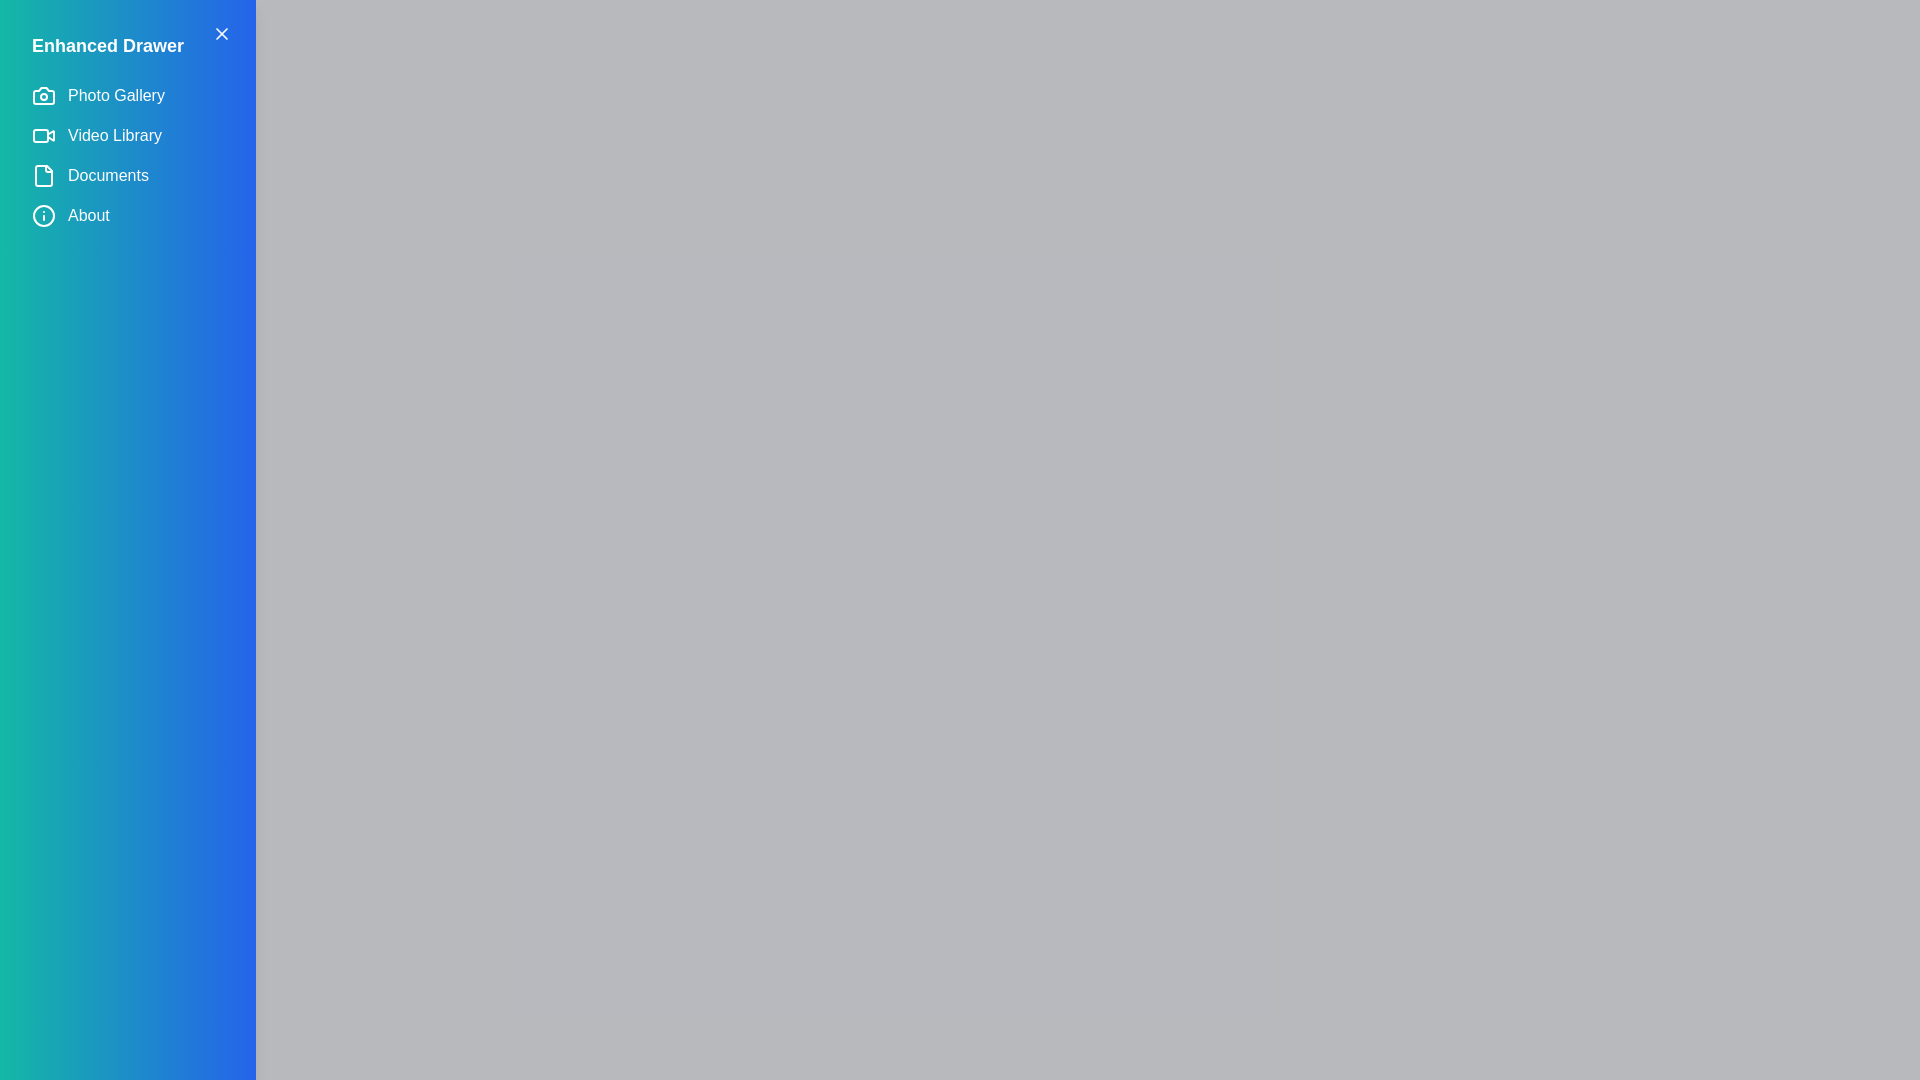  What do you see at coordinates (114, 135) in the screenshot?
I see `the 'Video Library' label located in the left-side panel, which is the second menu item in a vertical list, aligned with a video icon` at bounding box center [114, 135].